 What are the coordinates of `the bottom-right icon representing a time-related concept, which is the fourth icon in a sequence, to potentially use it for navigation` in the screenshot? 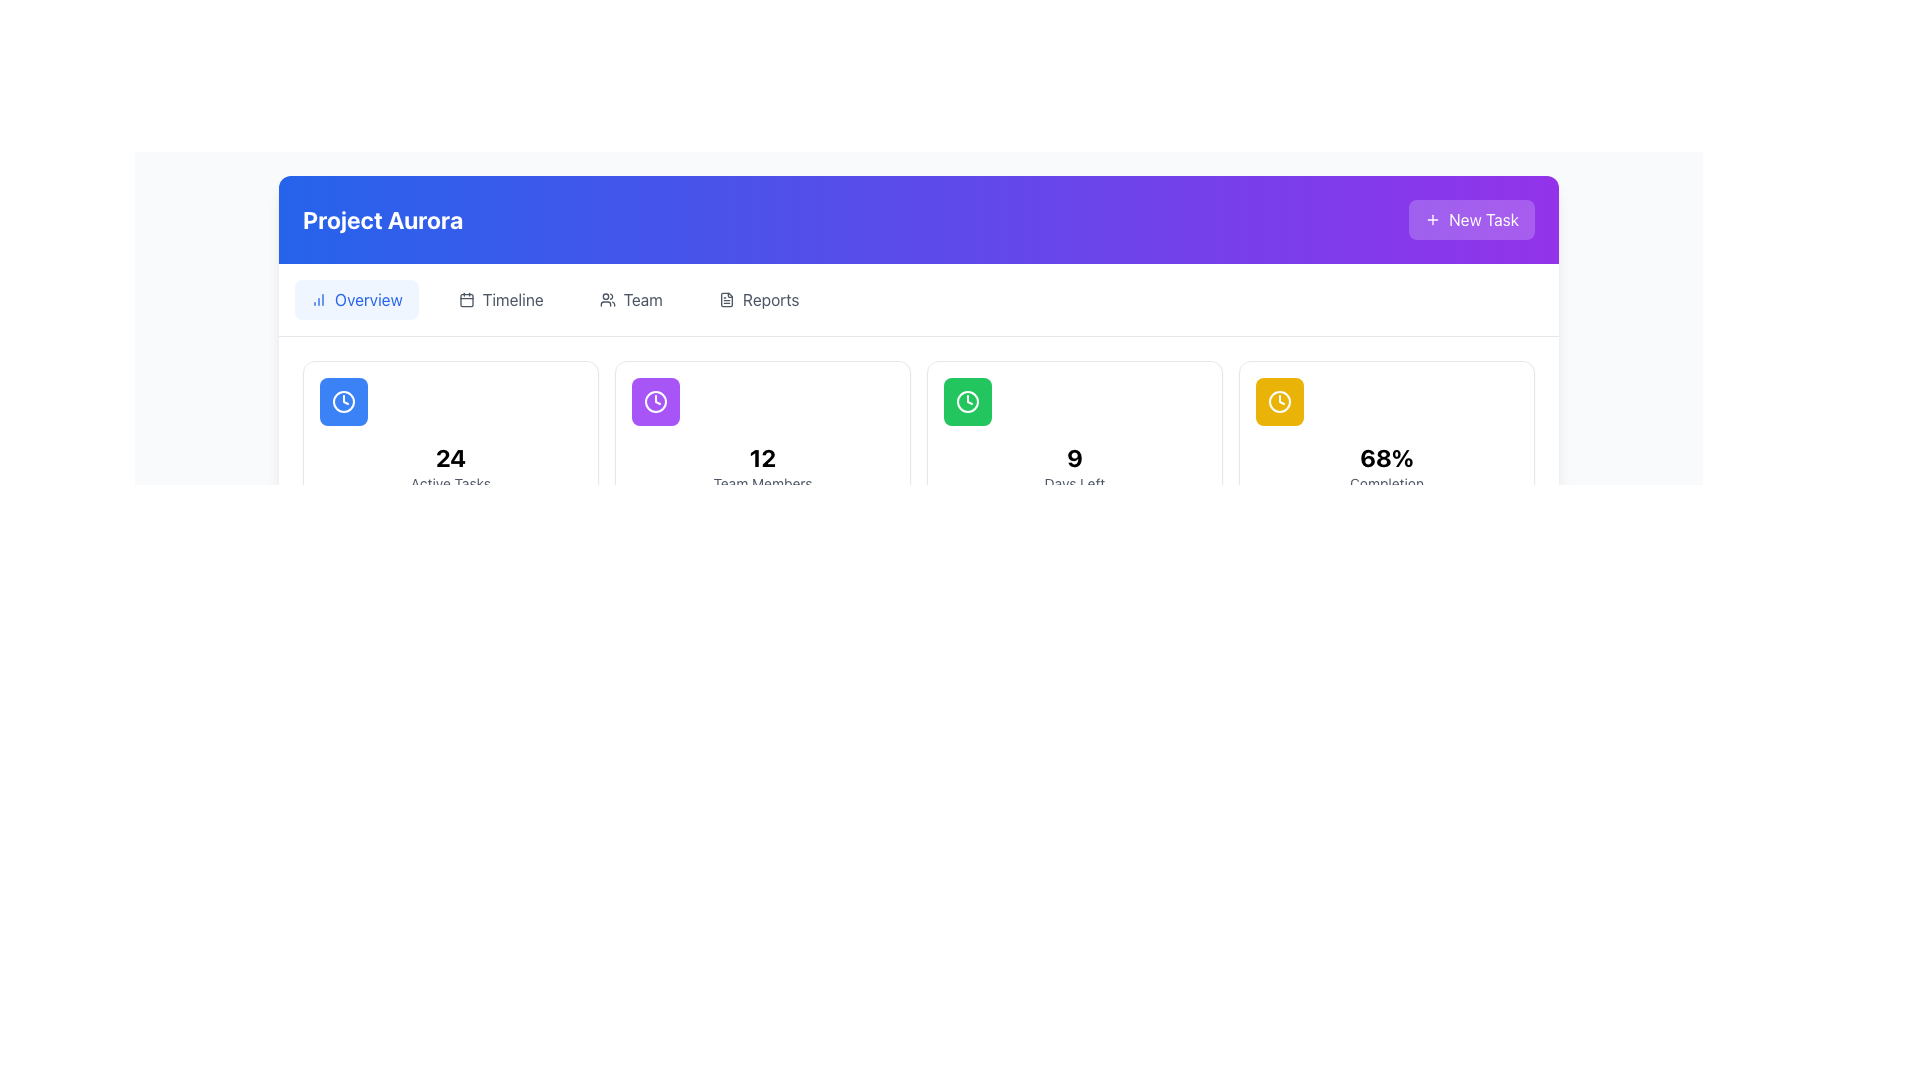 It's located at (1280, 401).